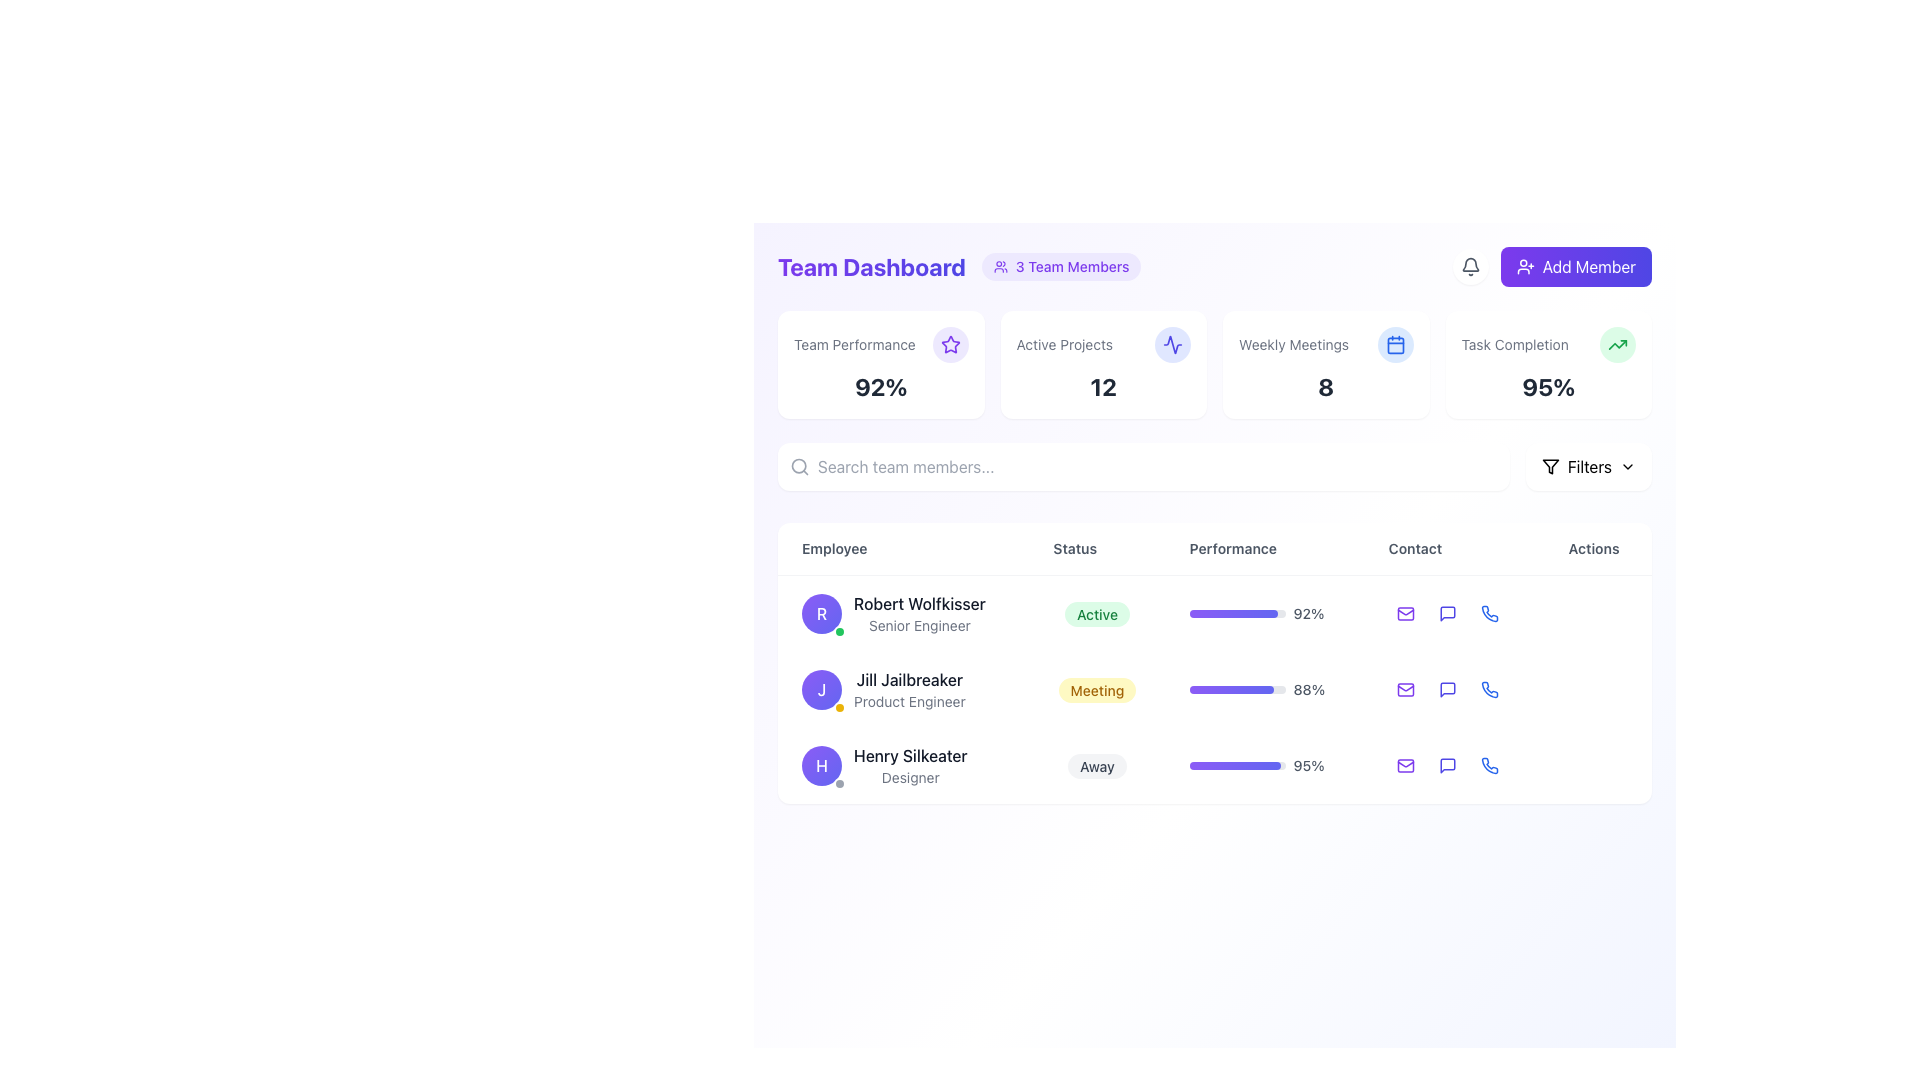  Describe the element at coordinates (958, 265) in the screenshot. I see `text information from the Header displaying 'Team Dashboard' with the badge showing '3 Team Members'` at that location.